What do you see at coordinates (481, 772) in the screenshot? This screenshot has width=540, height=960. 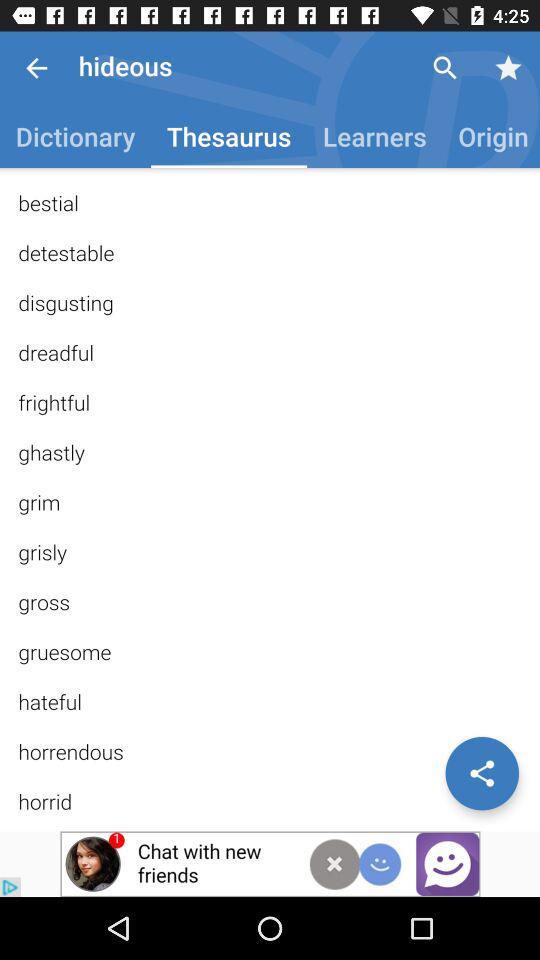 I see `sharing options` at bounding box center [481, 772].